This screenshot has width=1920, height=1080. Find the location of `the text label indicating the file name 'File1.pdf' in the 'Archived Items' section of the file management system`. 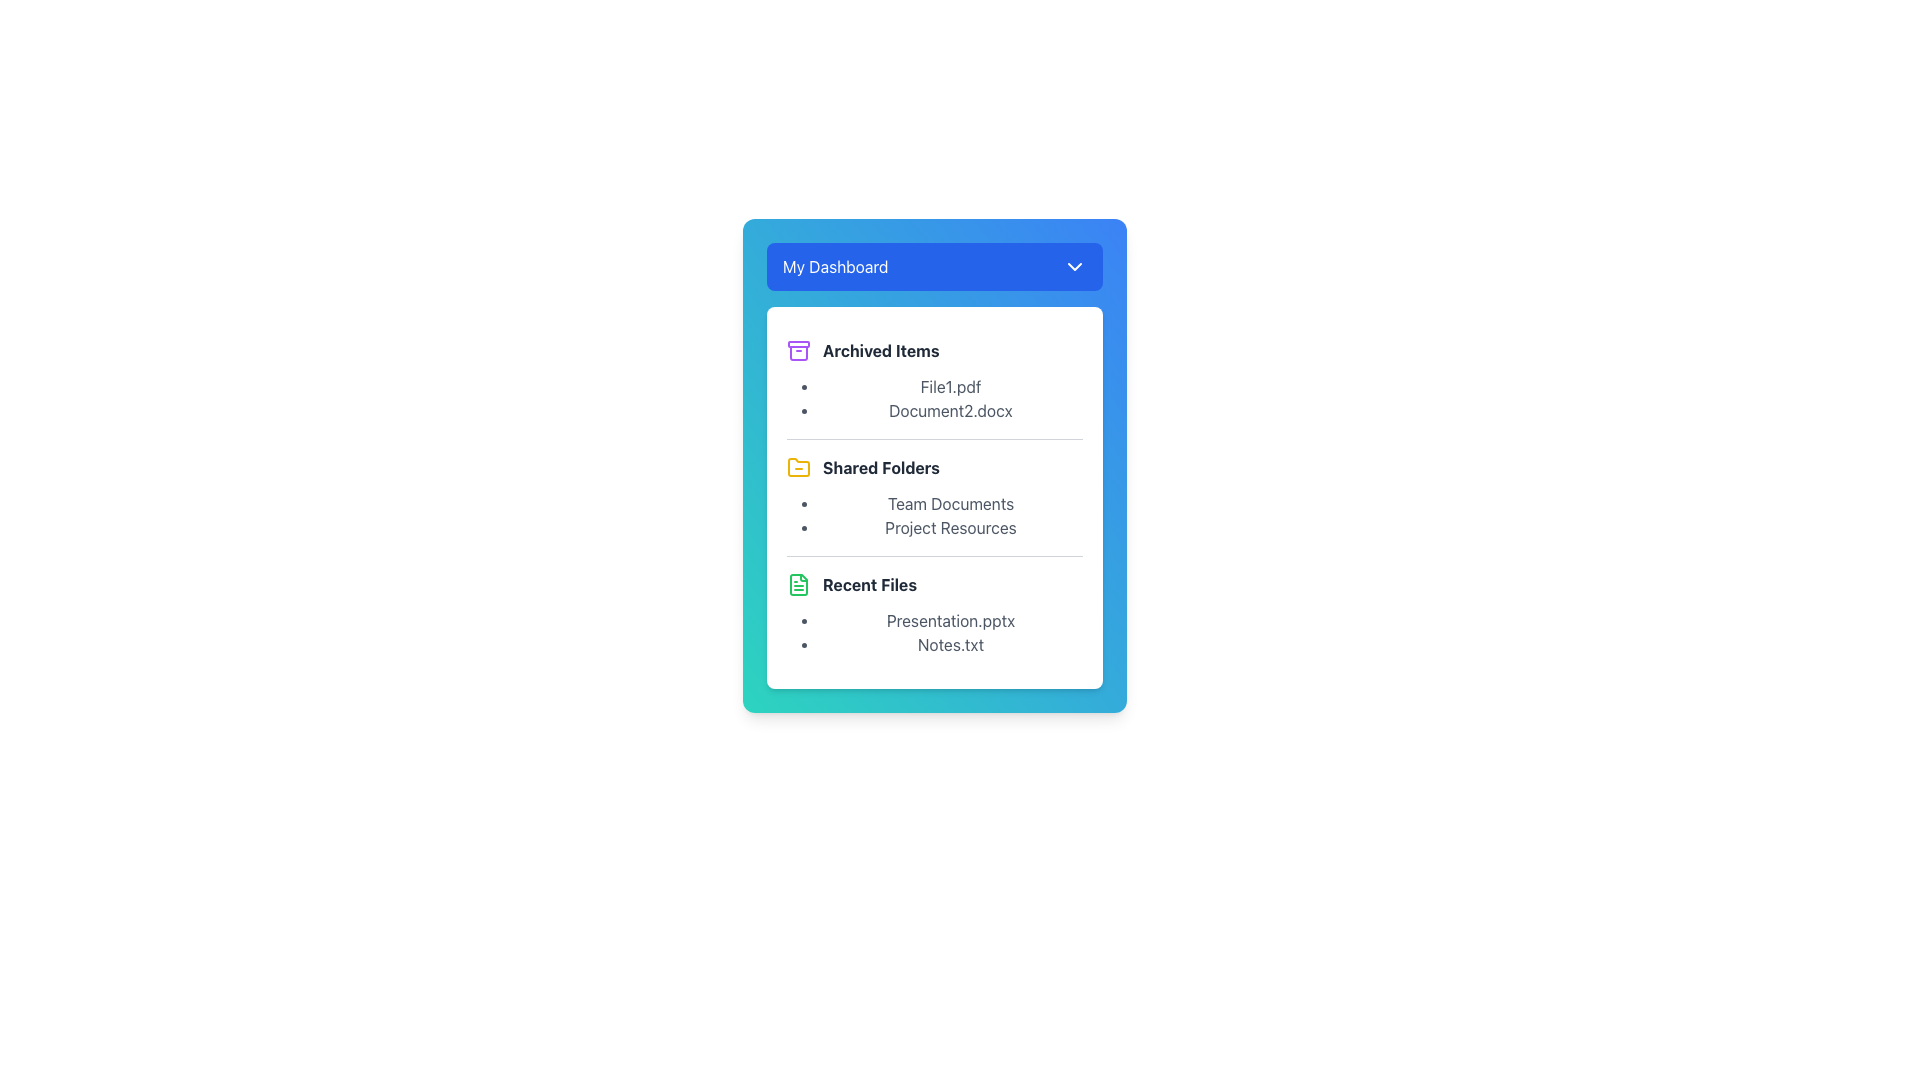

the text label indicating the file name 'File1.pdf' in the 'Archived Items' section of the file management system is located at coordinates (949, 386).